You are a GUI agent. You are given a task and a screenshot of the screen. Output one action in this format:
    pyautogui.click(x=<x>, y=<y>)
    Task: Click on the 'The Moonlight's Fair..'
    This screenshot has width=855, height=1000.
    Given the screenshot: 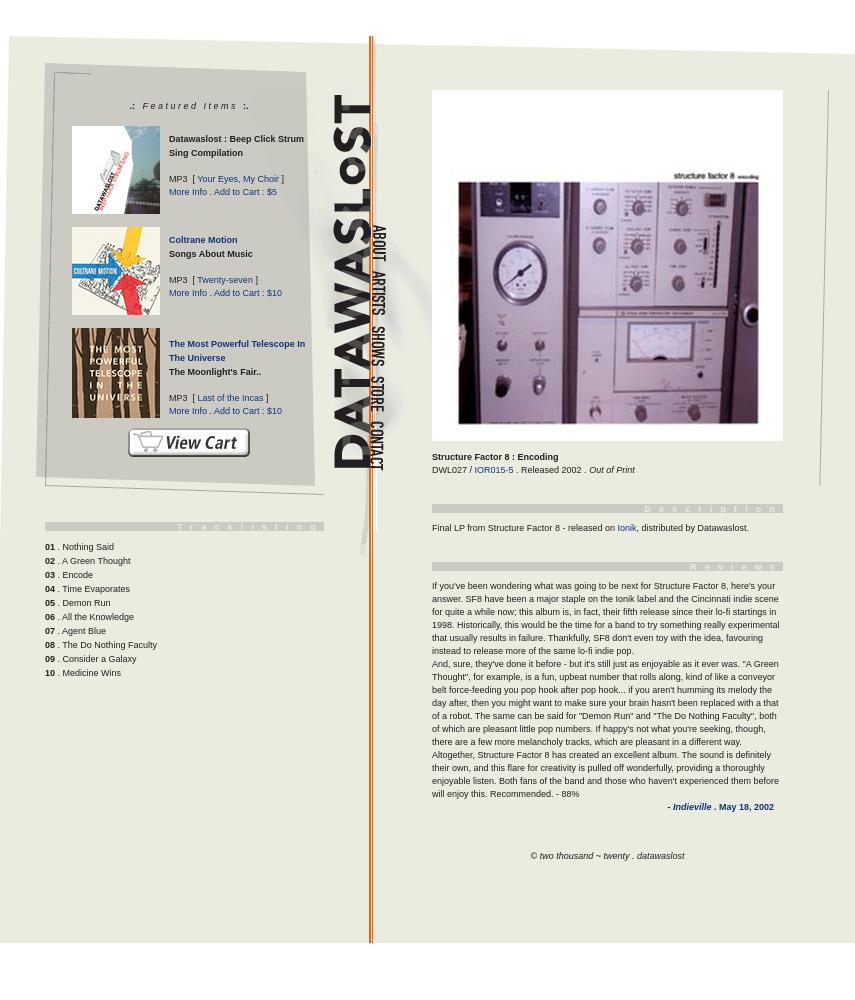 What is the action you would take?
    pyautogui.click(x=168, y=371)
    